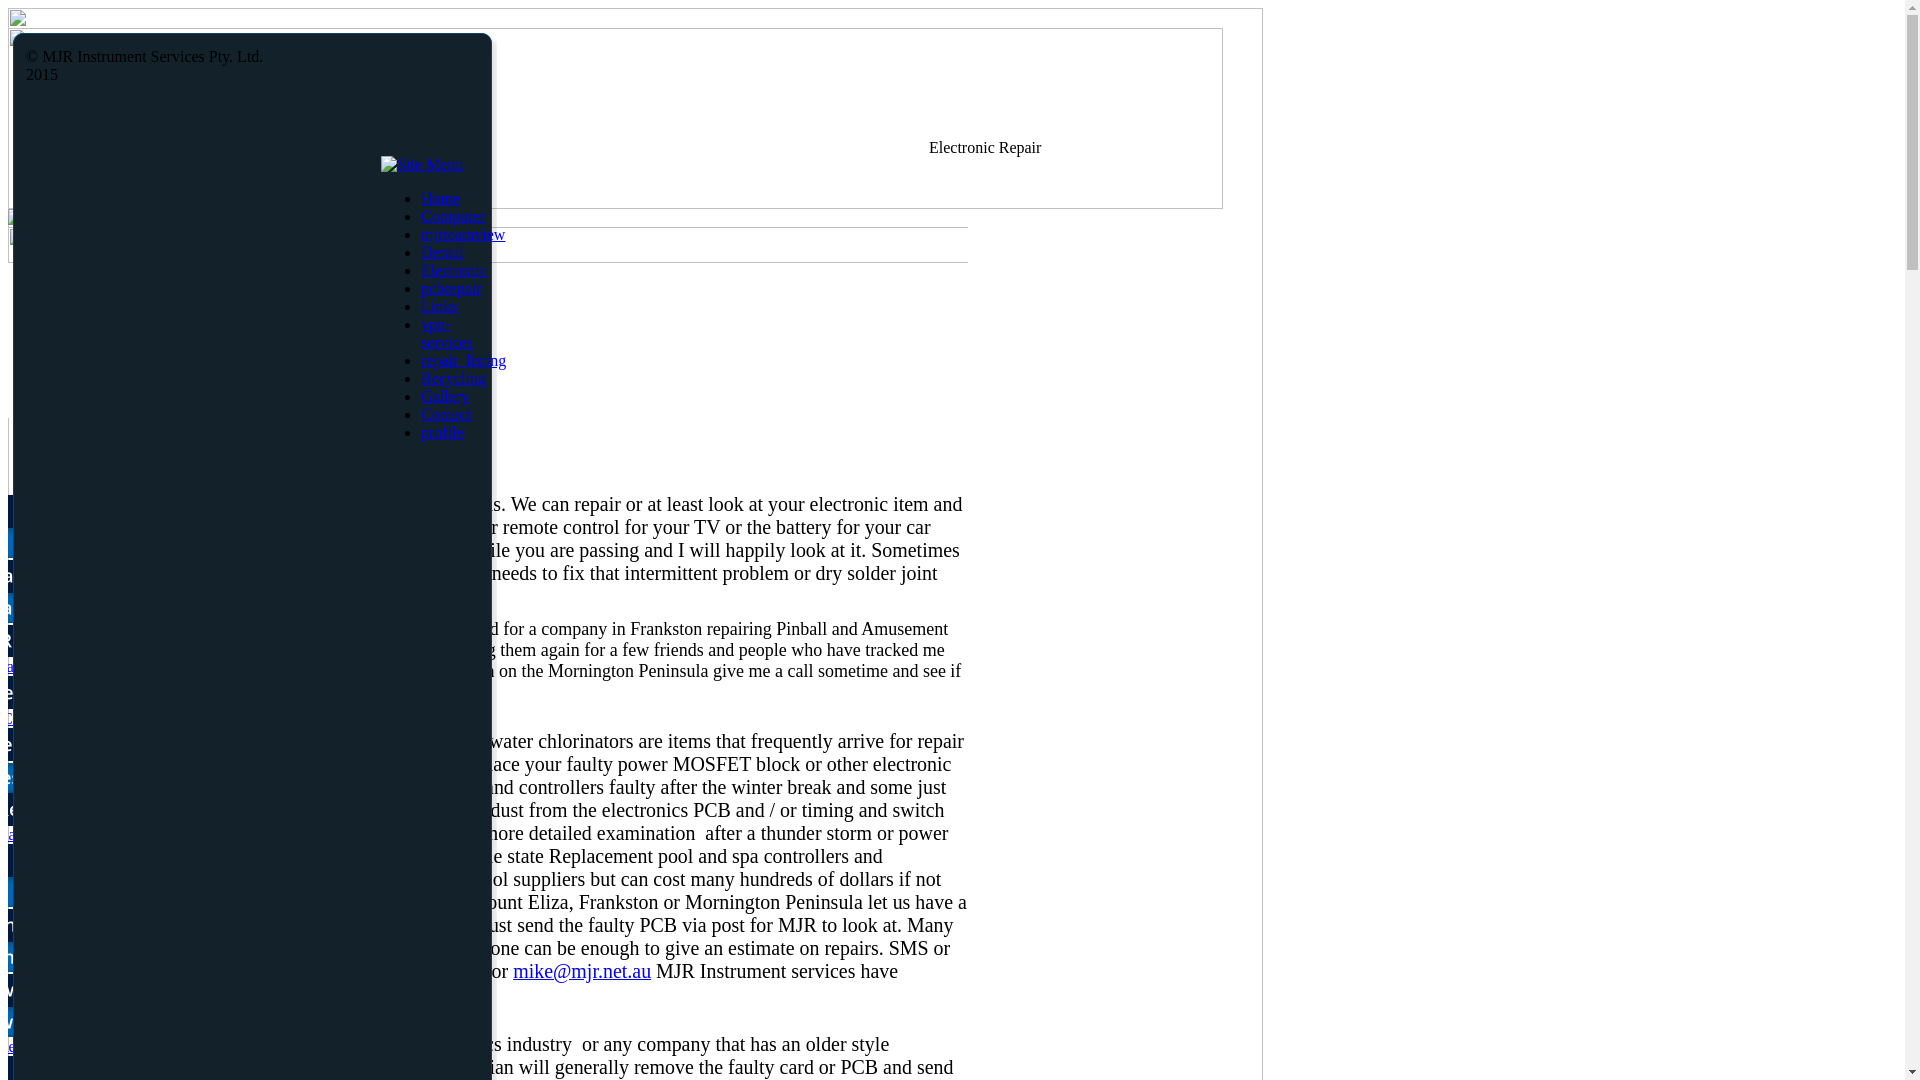  What do you see at coordinates (444, 396) in the screenshot?
I see `'Gallery'` at bounding box center [444, 396].